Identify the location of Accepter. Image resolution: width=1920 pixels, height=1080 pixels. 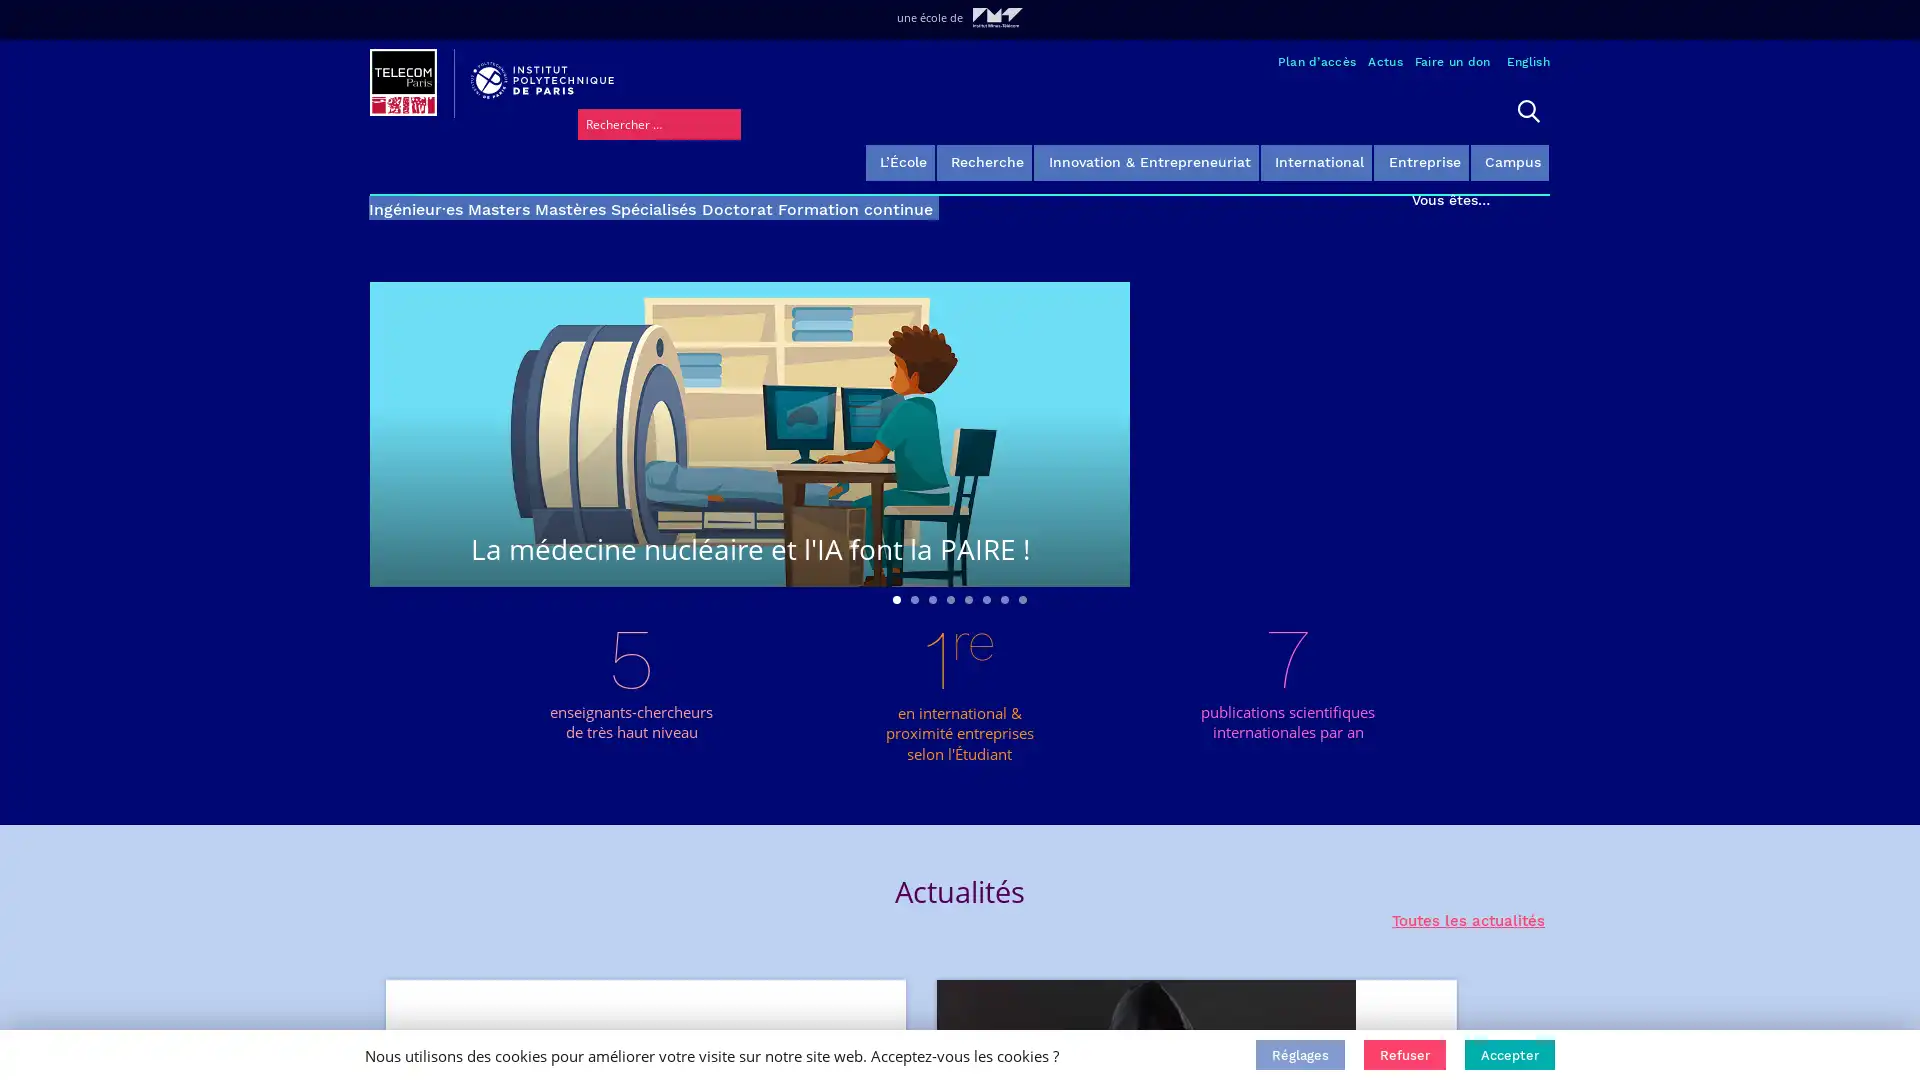
(1510, 1053).